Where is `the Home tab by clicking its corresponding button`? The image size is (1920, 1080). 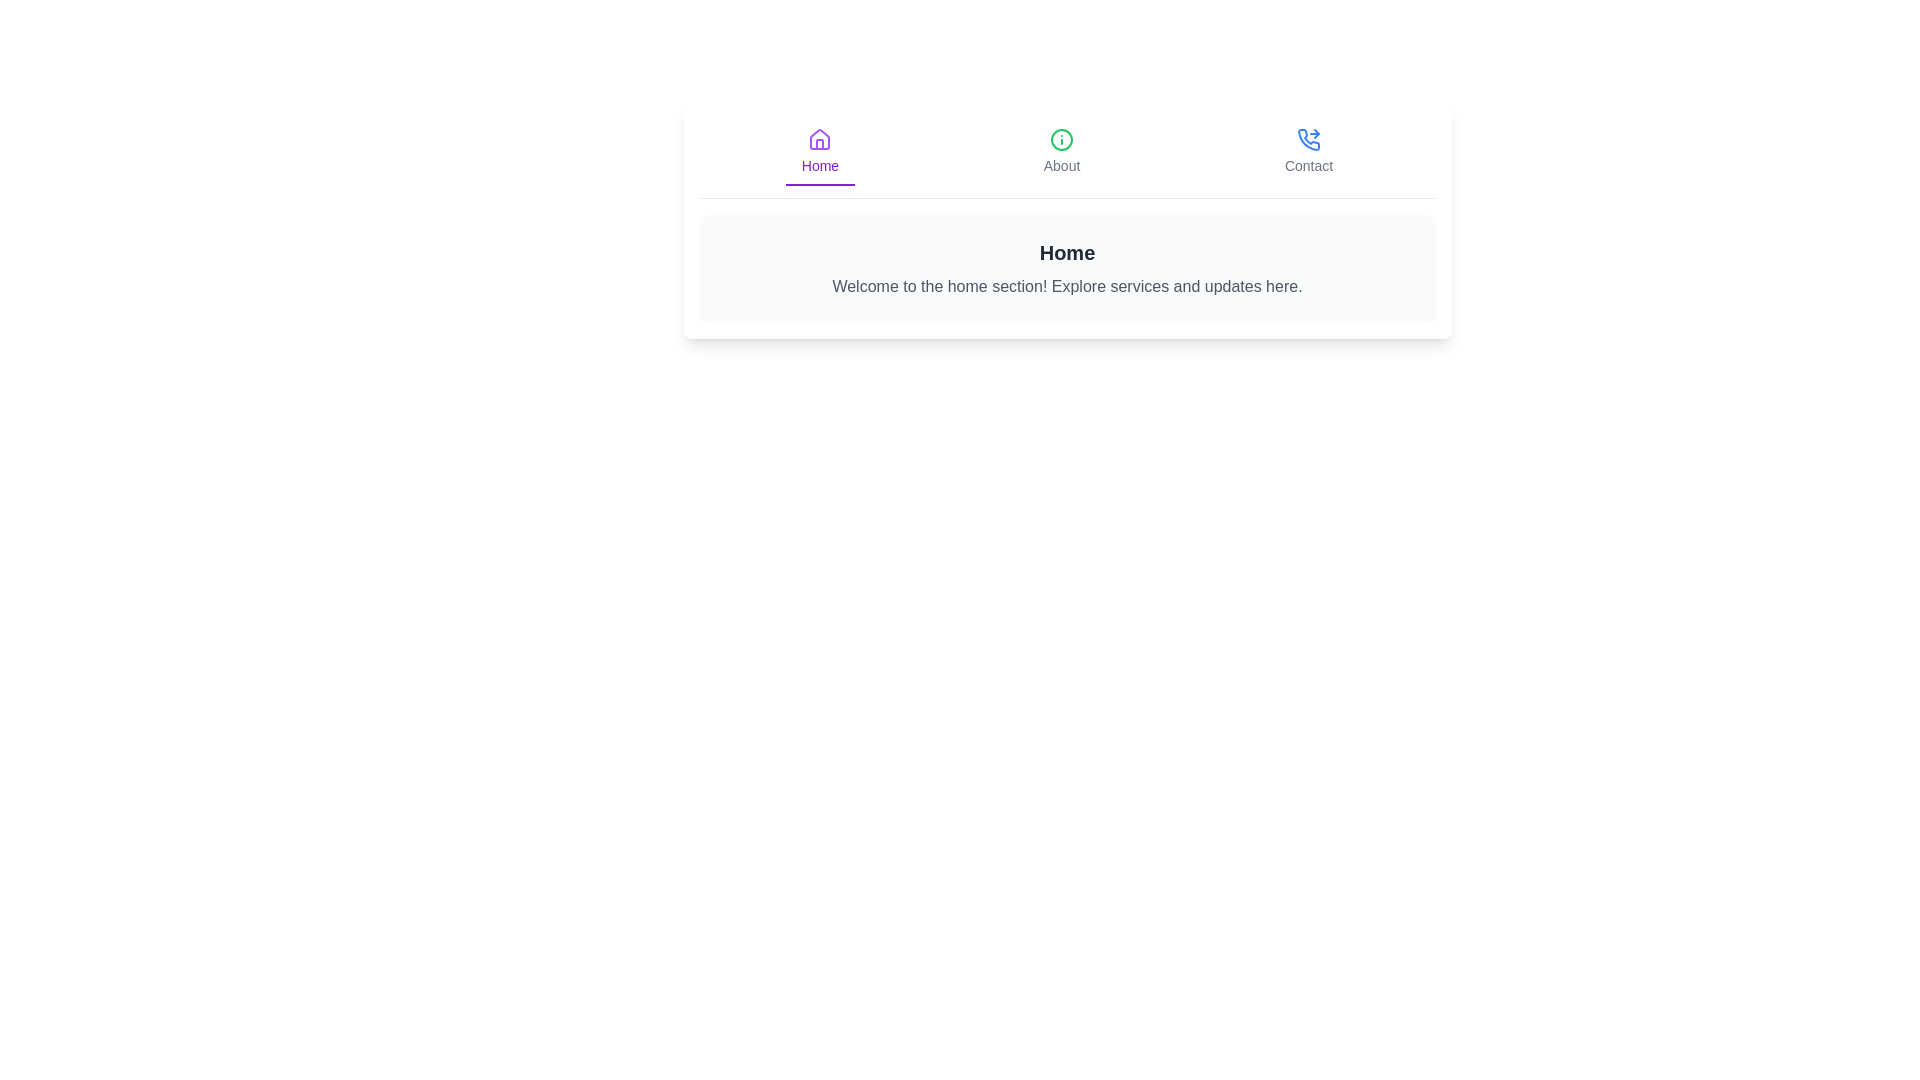 the Home tab by clicking its corresponding button is located at coordinates (820, 152).